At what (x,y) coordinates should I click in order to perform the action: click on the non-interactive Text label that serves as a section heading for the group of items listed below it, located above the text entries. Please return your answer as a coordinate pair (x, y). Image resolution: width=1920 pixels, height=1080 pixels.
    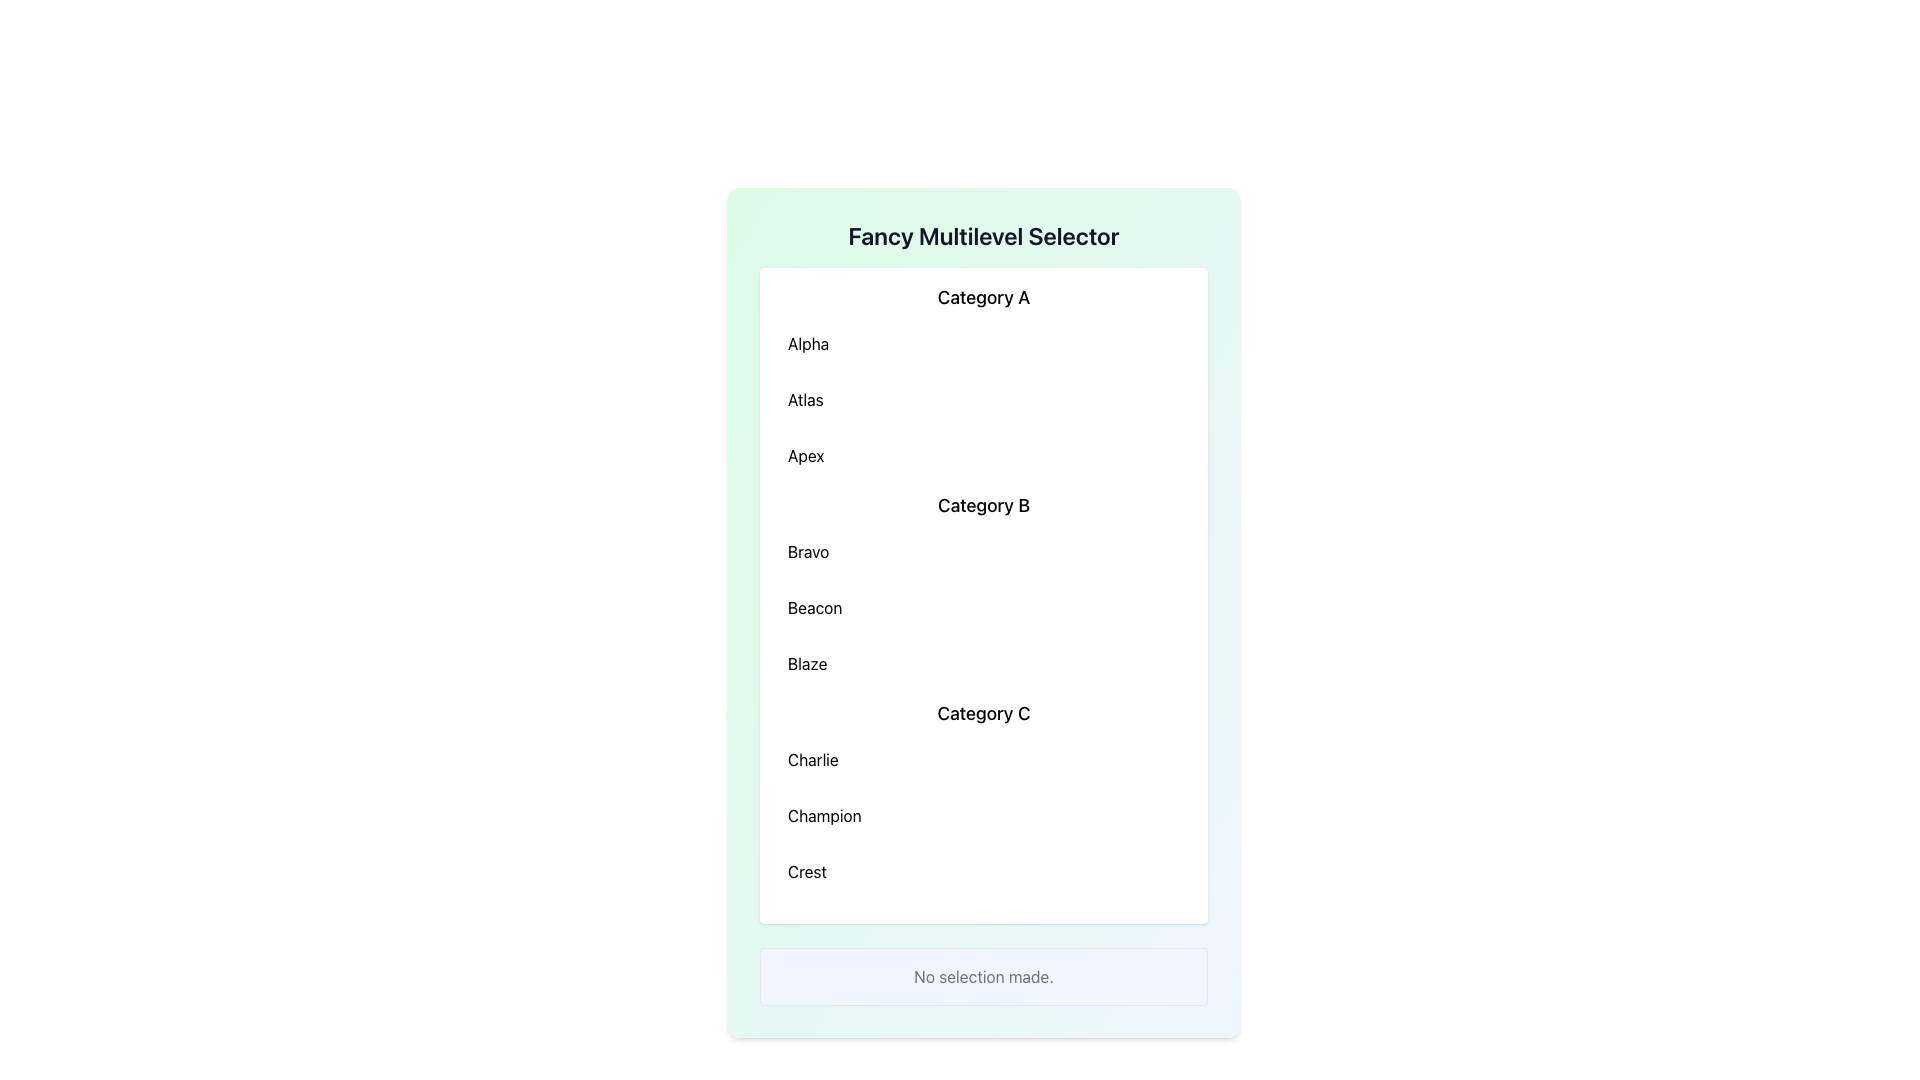
    Looking at the image, I should click on (983, 712).